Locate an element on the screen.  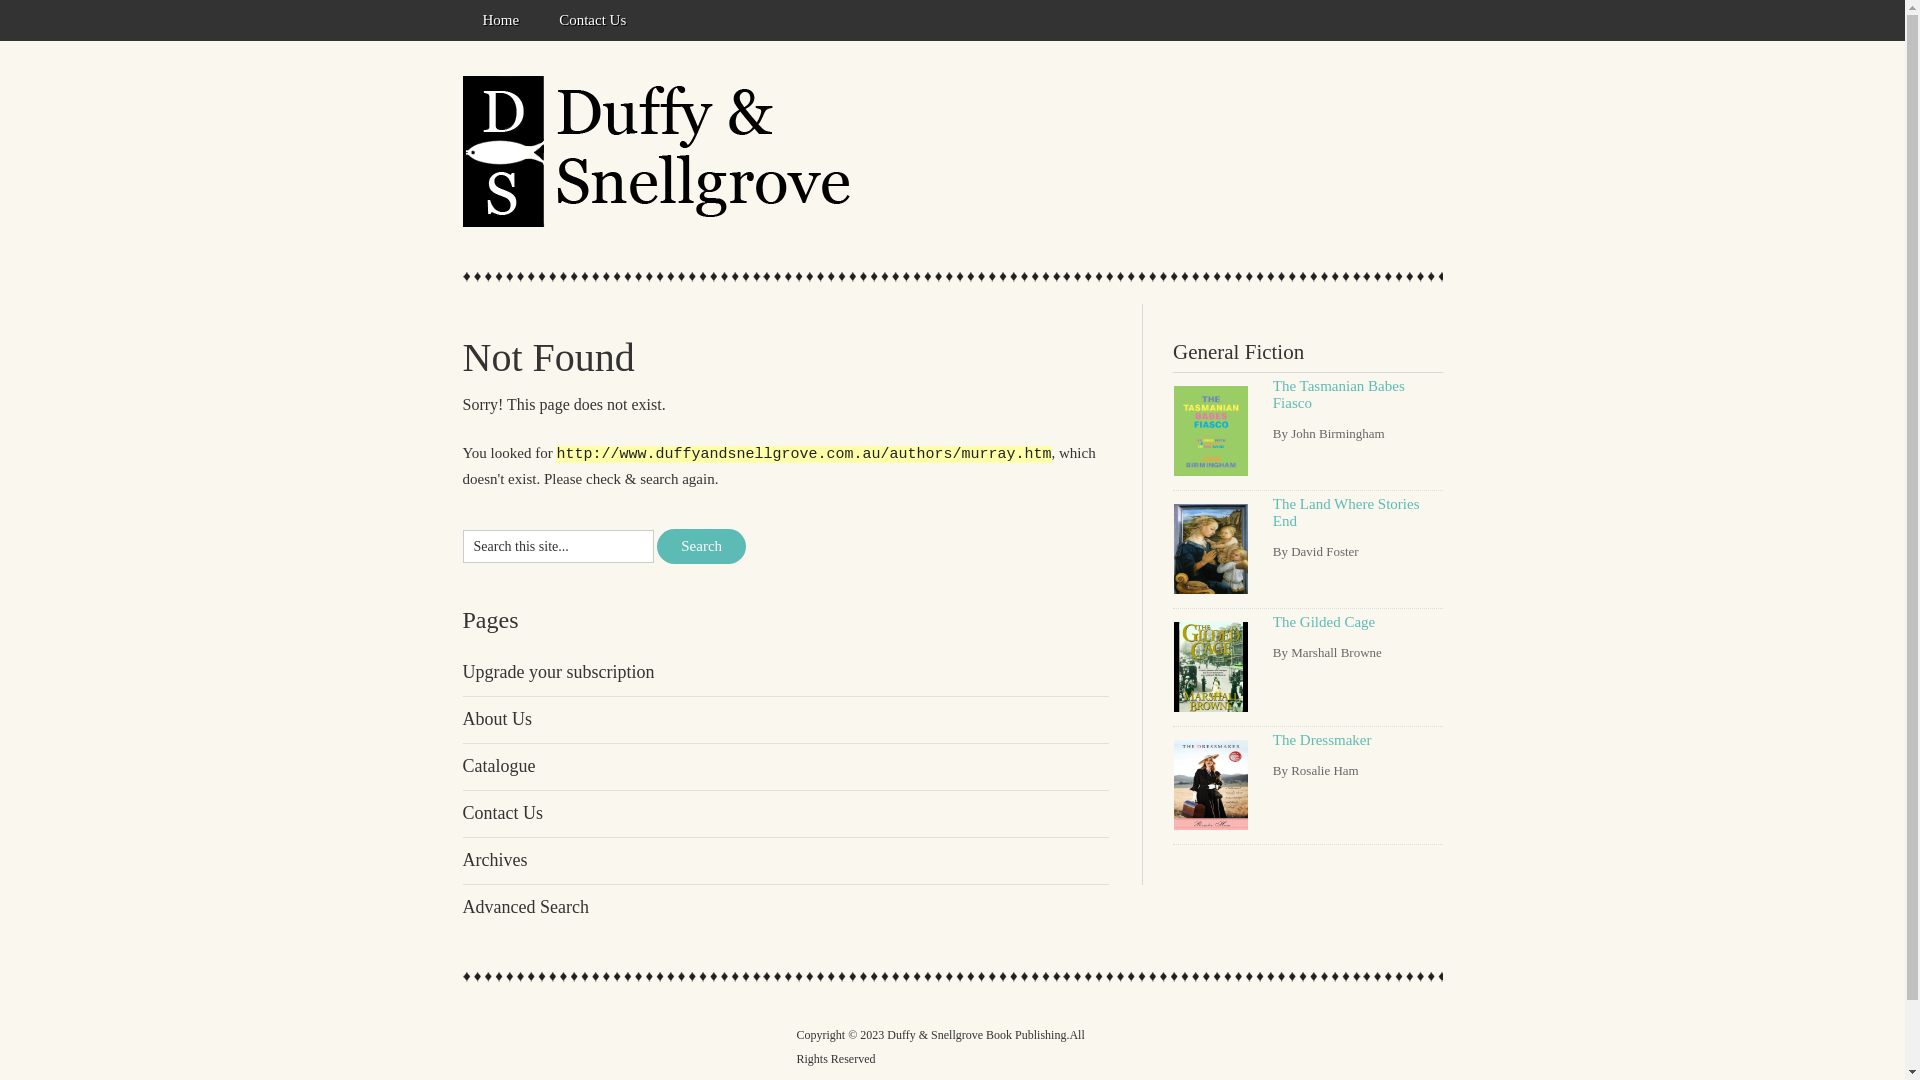
'Archives' is located at coordinates (494, 859).